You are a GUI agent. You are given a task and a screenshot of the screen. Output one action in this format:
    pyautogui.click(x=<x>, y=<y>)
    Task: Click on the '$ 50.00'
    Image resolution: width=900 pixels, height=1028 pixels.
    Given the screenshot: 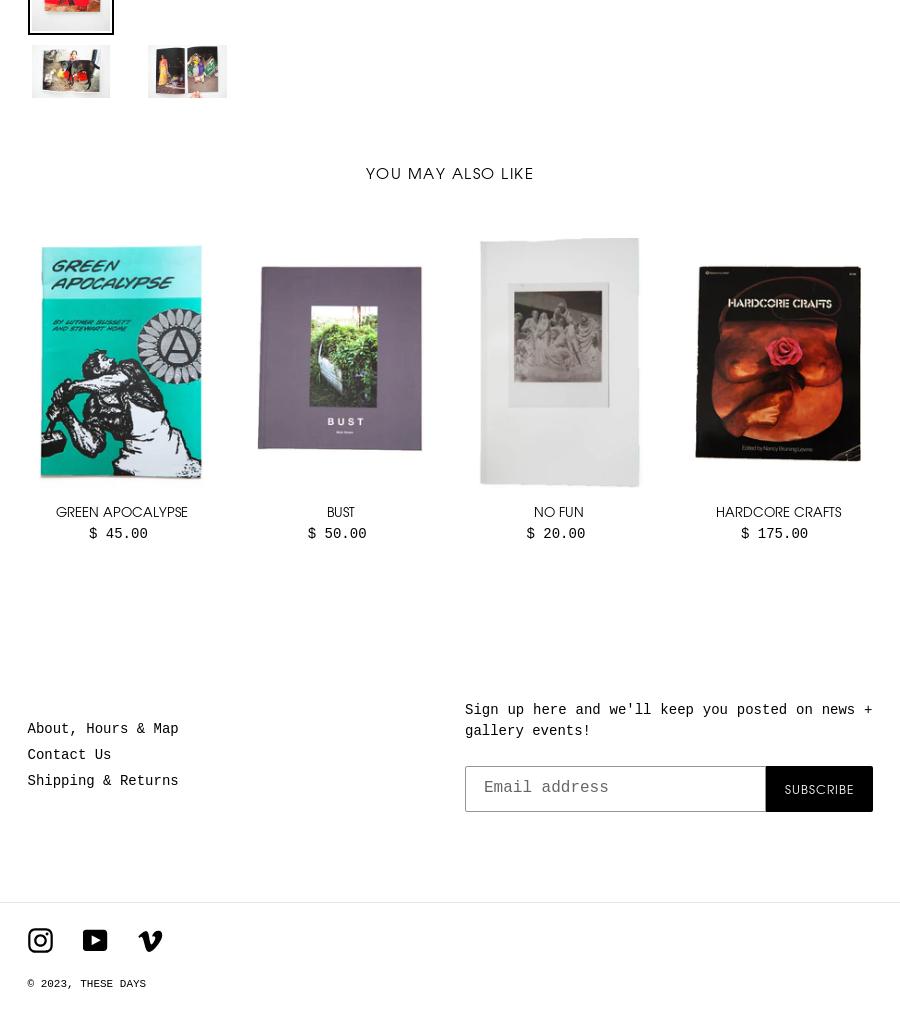 What is the action you would take?
    pyautogui.click(x=305, y=533)
    